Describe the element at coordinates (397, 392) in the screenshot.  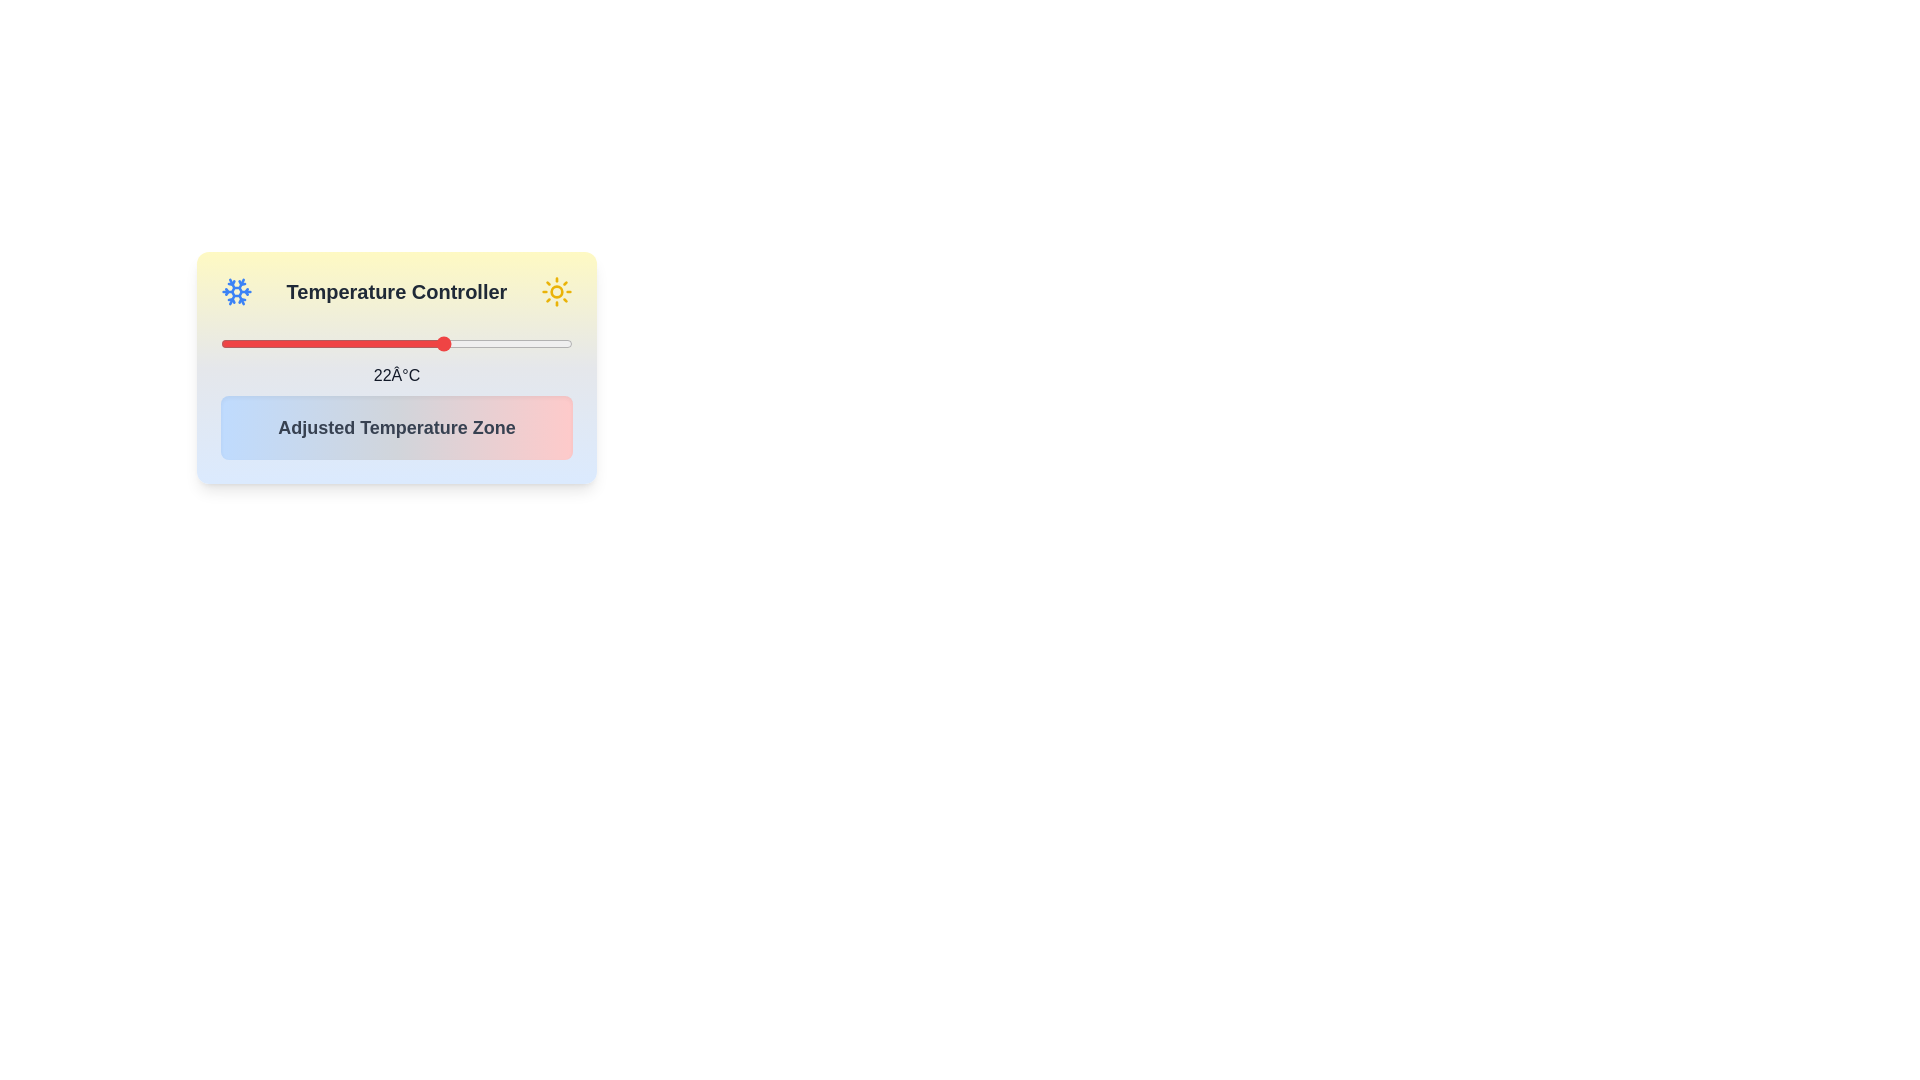
I see `the Informational panel containing the red slider, '22°C' temperature value, and 'Adjusted Temperature Zone' label, which is located below the slider in the 'Temperature Controller' card` at that location.